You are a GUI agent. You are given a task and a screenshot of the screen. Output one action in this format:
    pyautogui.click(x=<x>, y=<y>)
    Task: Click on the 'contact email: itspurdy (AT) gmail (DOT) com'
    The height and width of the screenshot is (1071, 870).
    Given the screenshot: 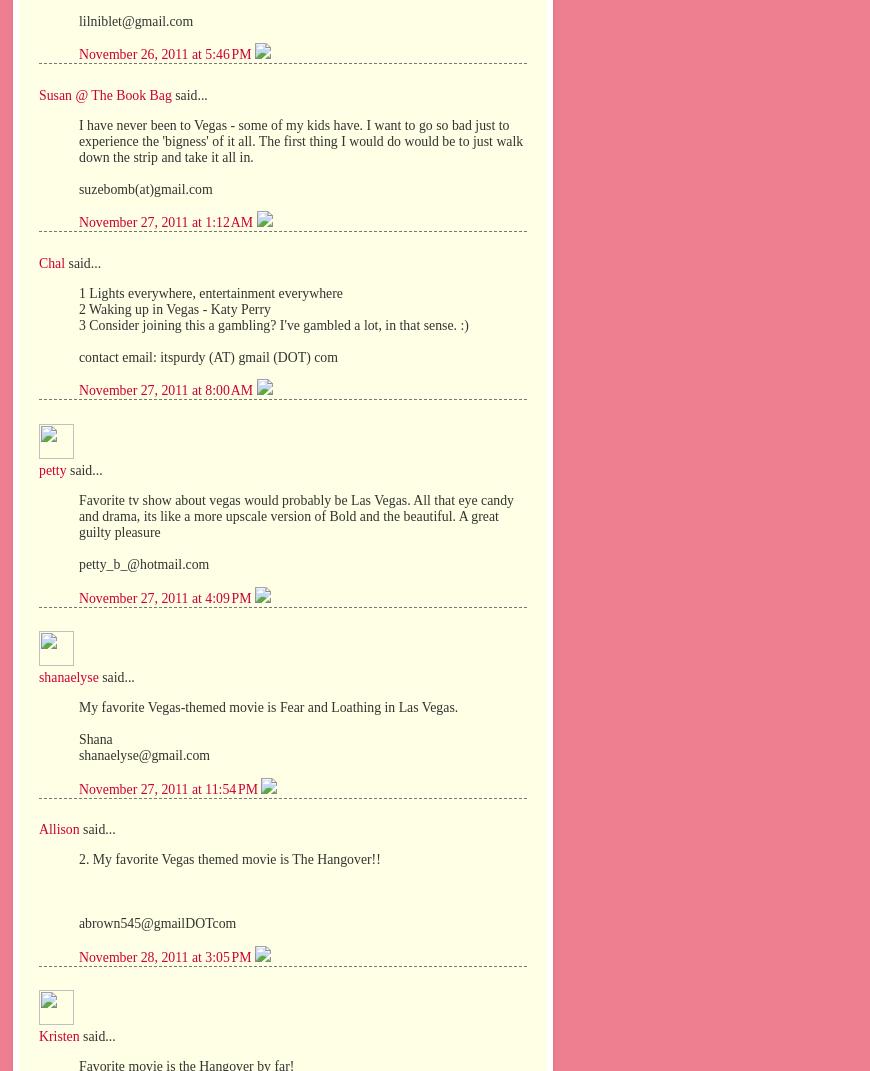 What is the action you would take?
    pyautogui.click(x=207, y=355)
    